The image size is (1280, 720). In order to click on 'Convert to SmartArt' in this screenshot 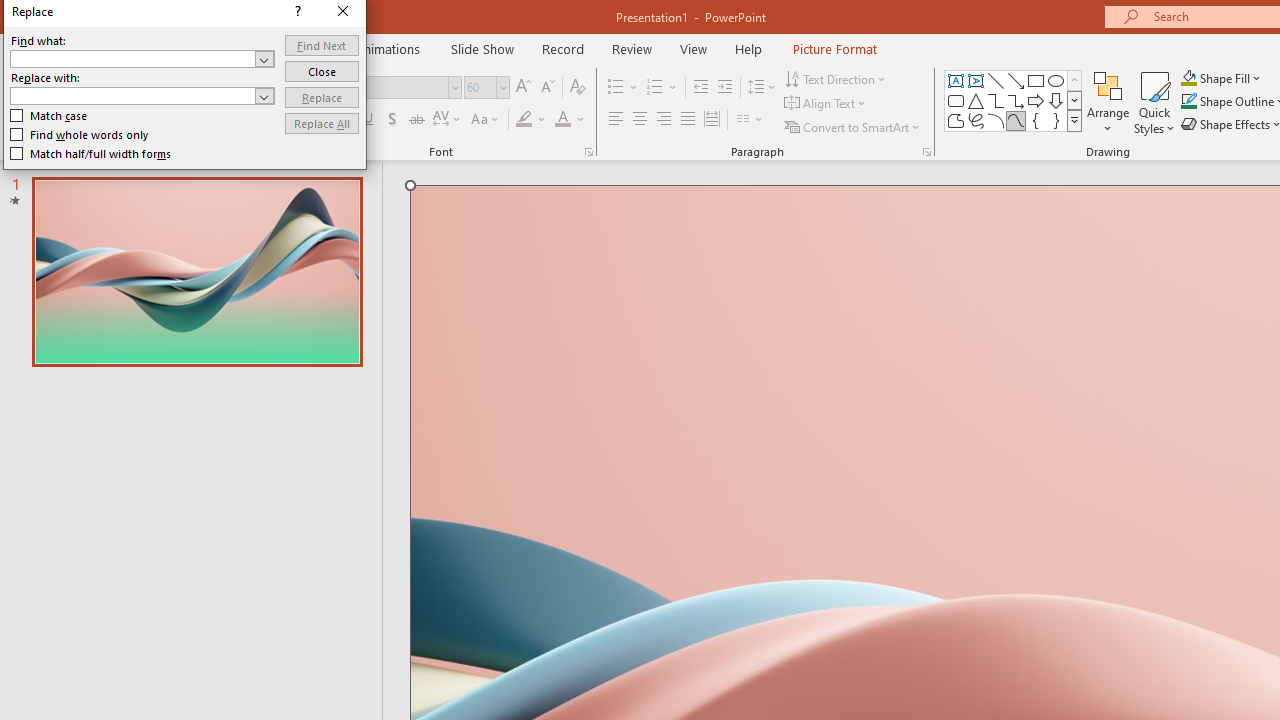, I will do `click(853, 127)`.